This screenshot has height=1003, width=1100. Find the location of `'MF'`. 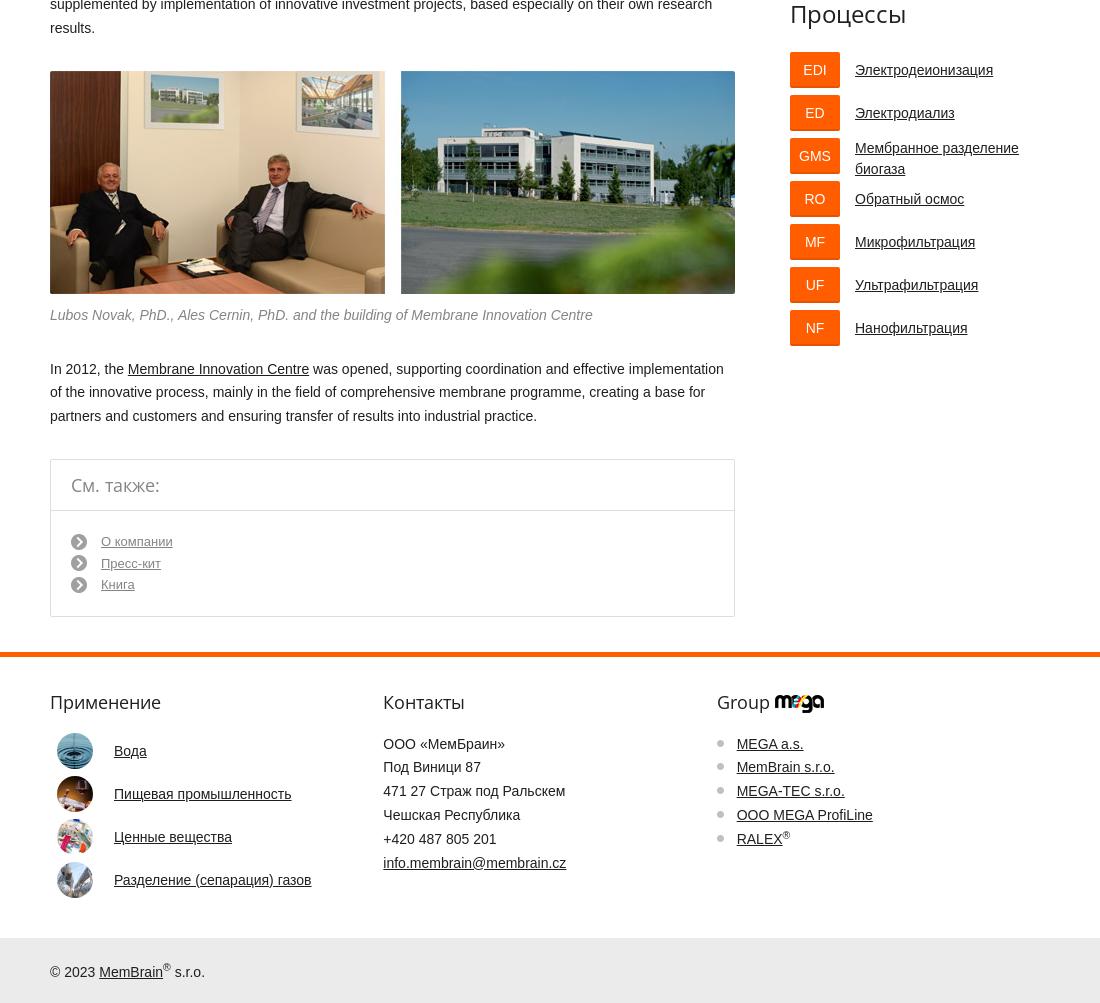

'MF' is located at coordinates (814, 241).